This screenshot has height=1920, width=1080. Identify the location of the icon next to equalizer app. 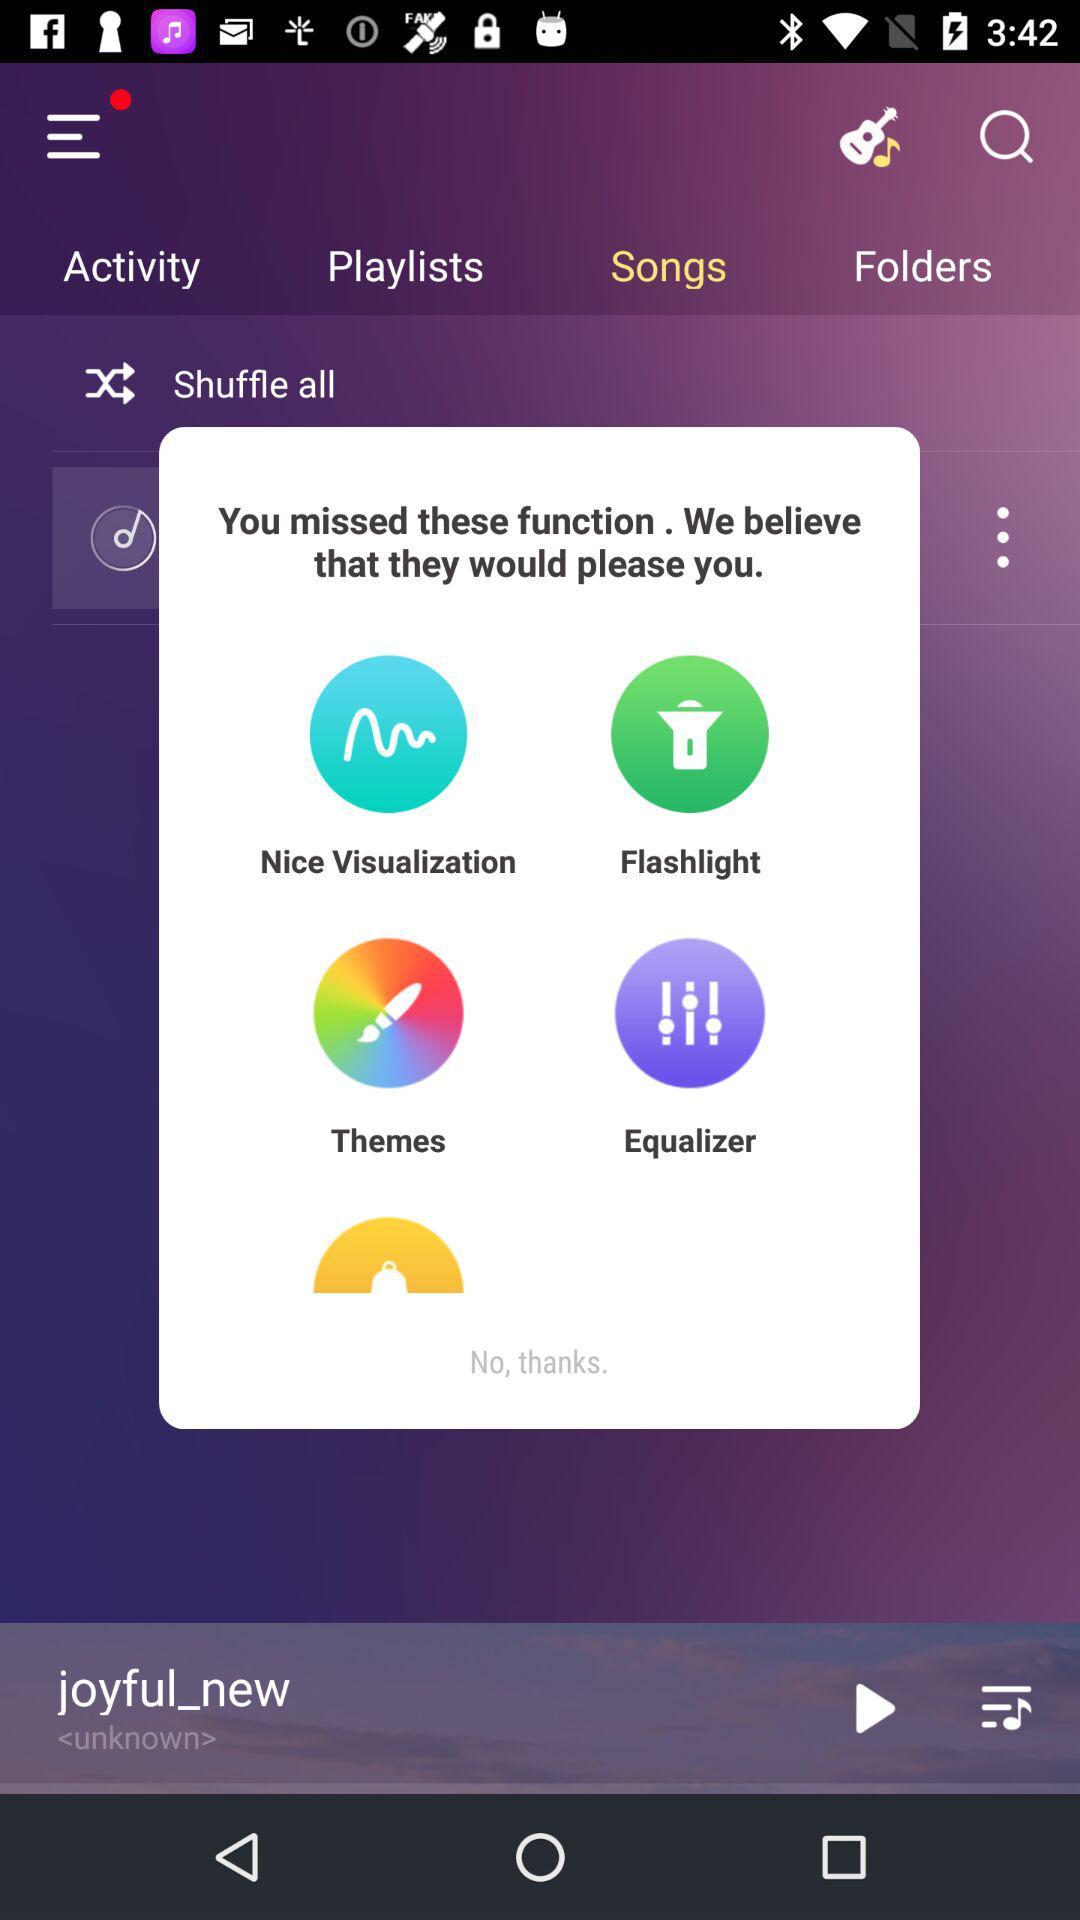
(388, 1139).